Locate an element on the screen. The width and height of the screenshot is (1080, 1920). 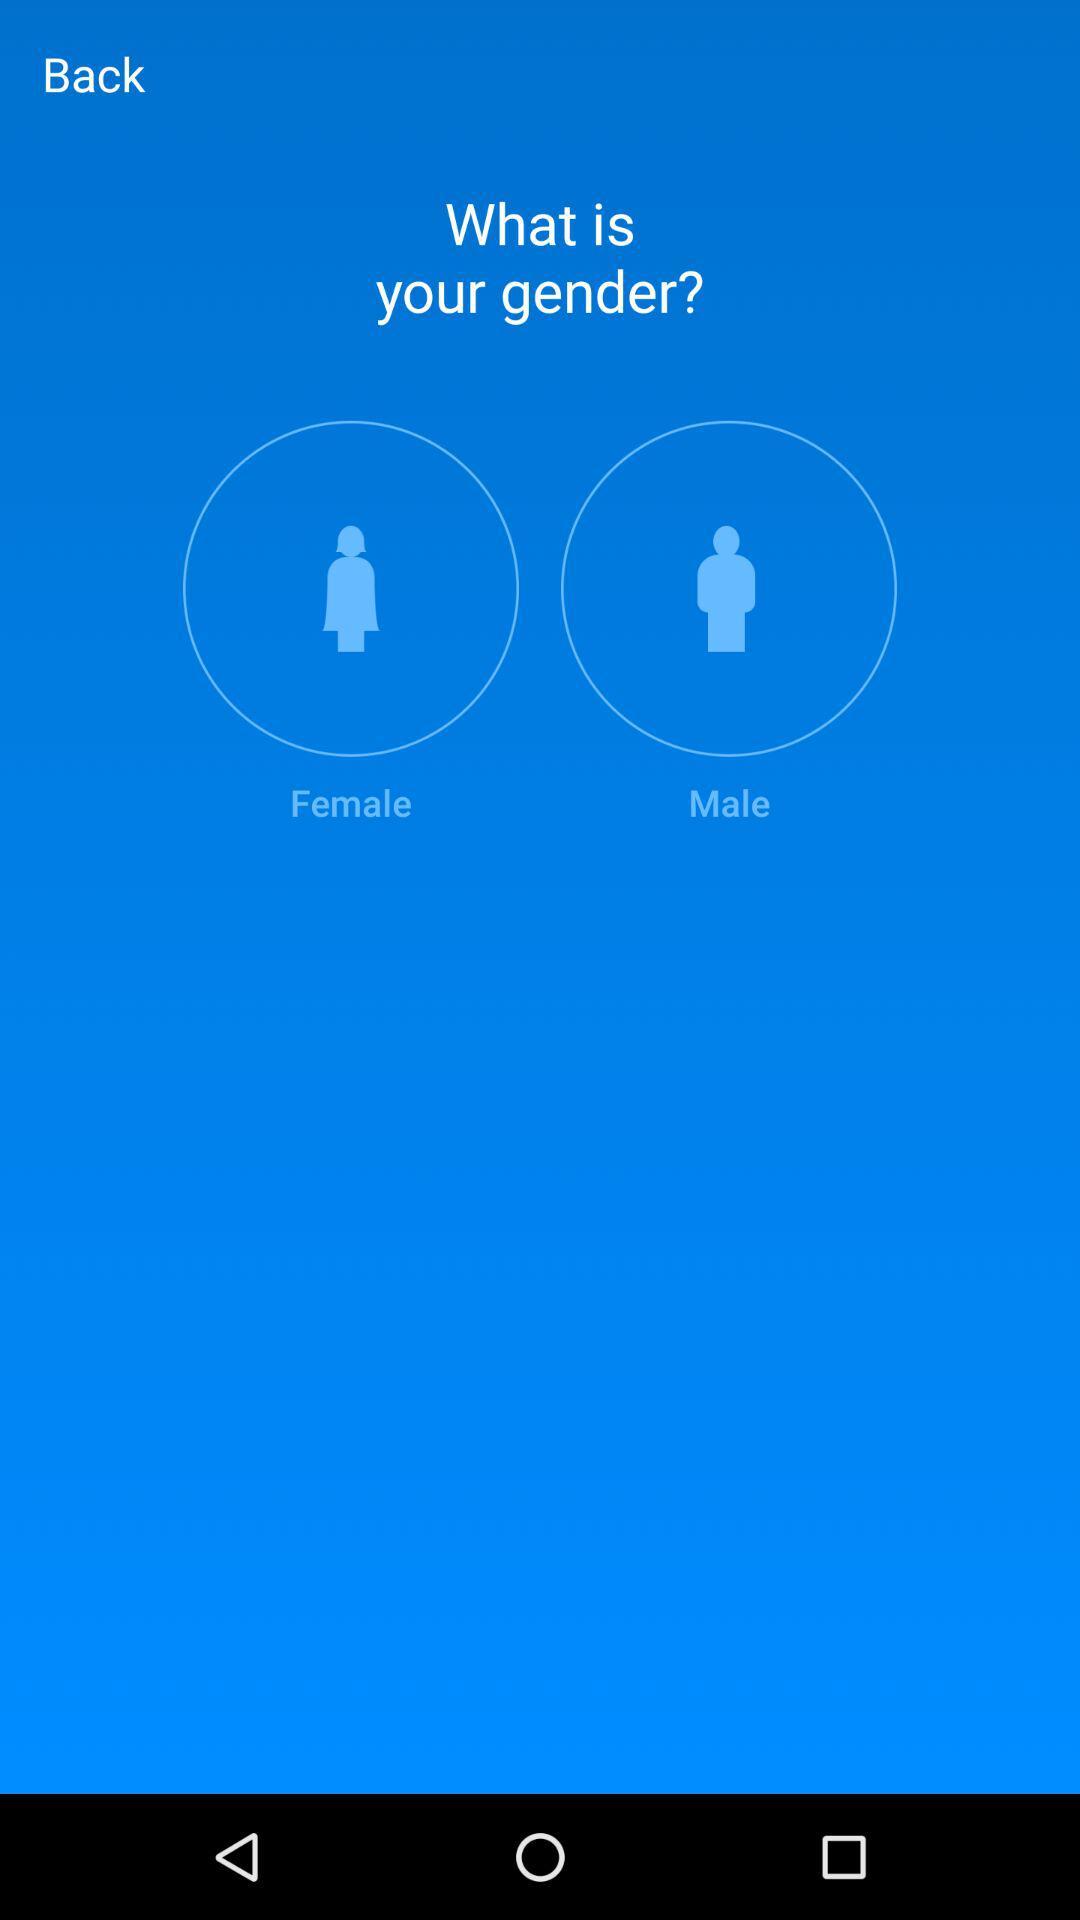
the icon below what is your item is located at coordinates (350, 623).